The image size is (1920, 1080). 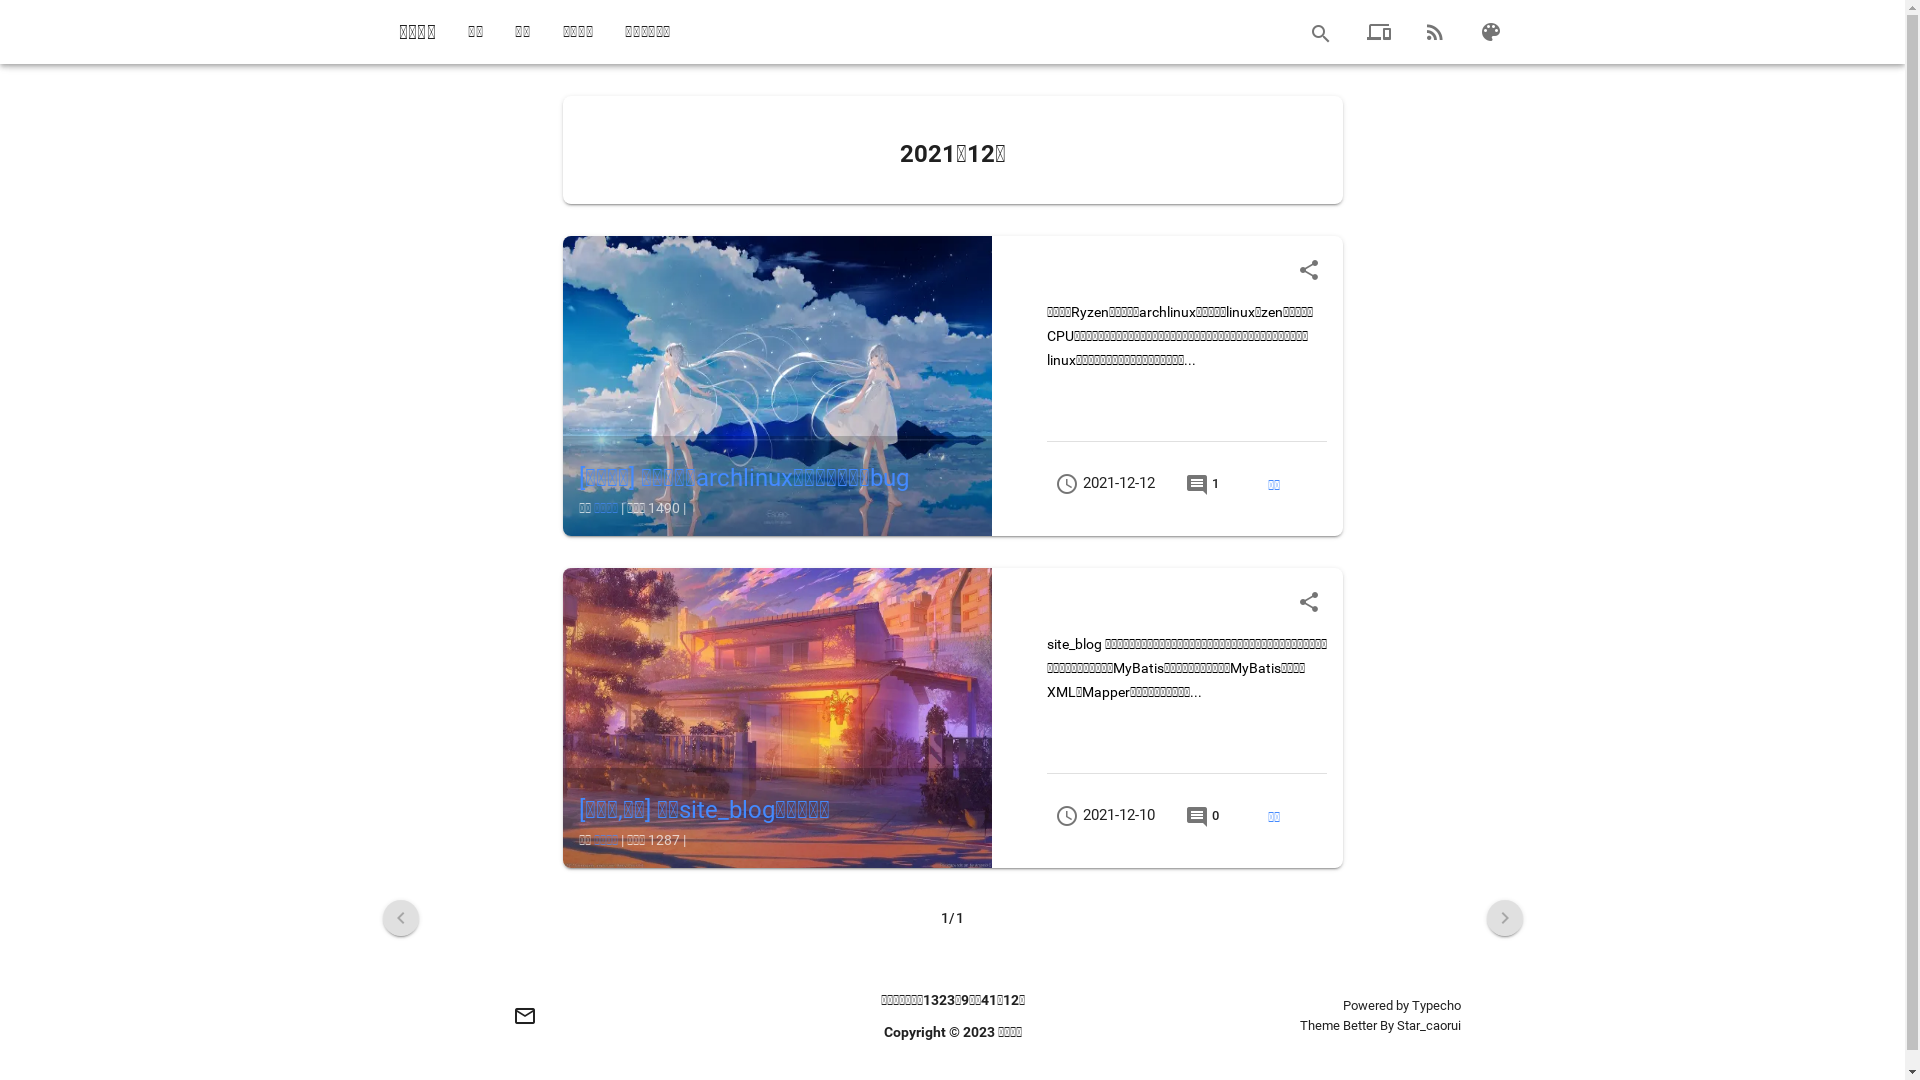 I want to click on '1/1', so click(x=950, y=918).